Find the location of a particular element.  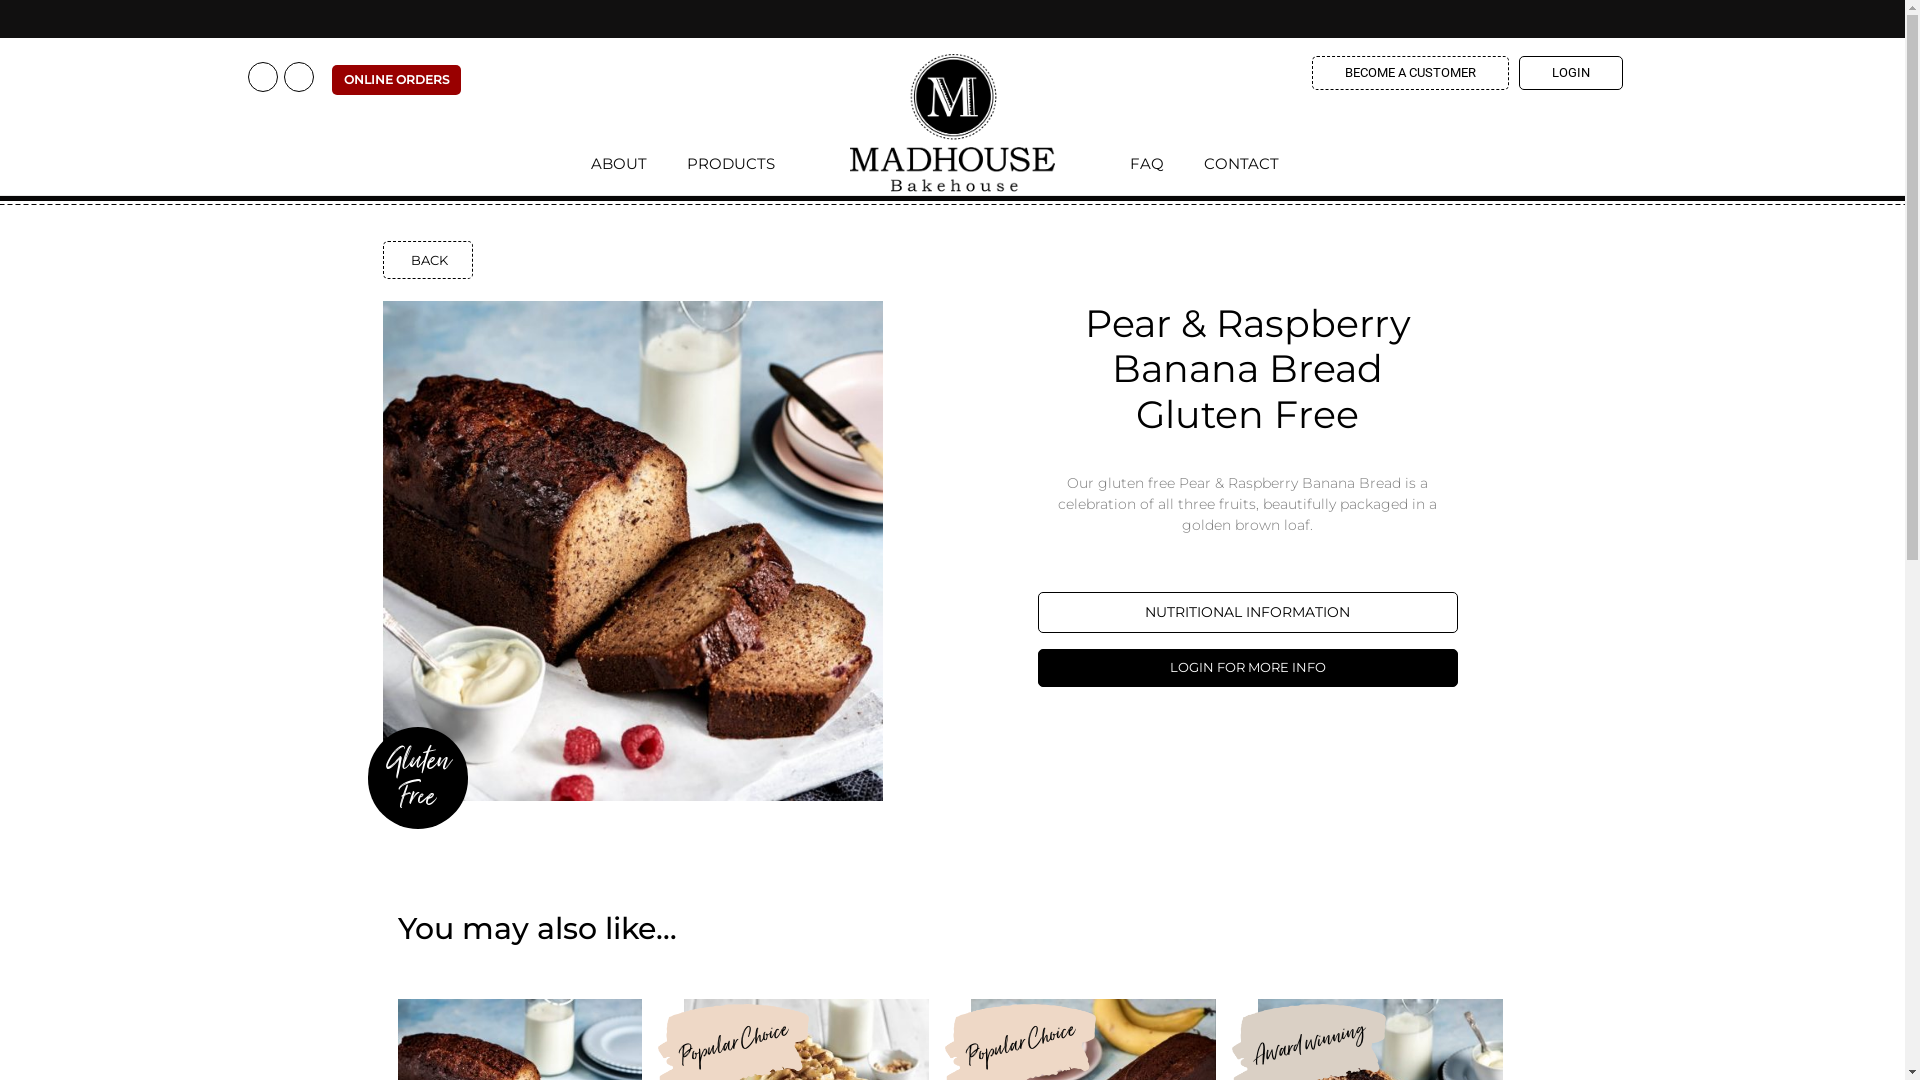

'BECOME A CUSTOMER' is located at coordinates (1311, 72).